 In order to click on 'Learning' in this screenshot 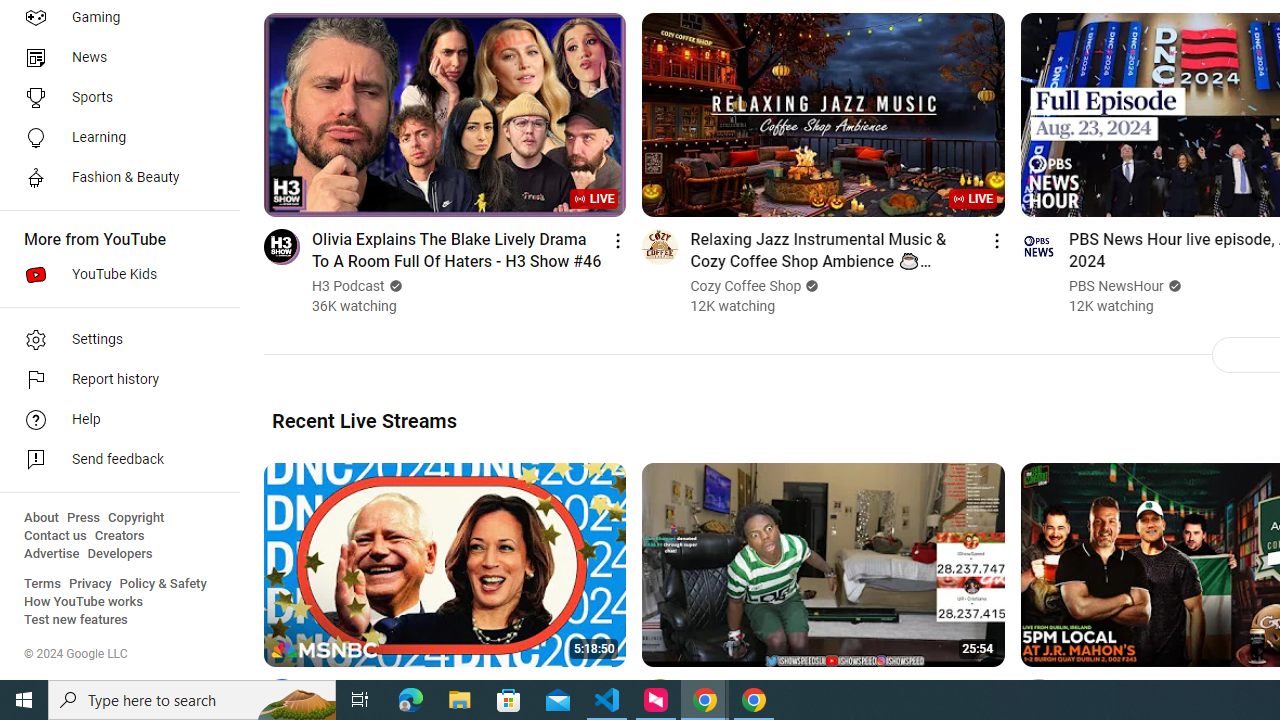, I will do `click(112, 136)`.